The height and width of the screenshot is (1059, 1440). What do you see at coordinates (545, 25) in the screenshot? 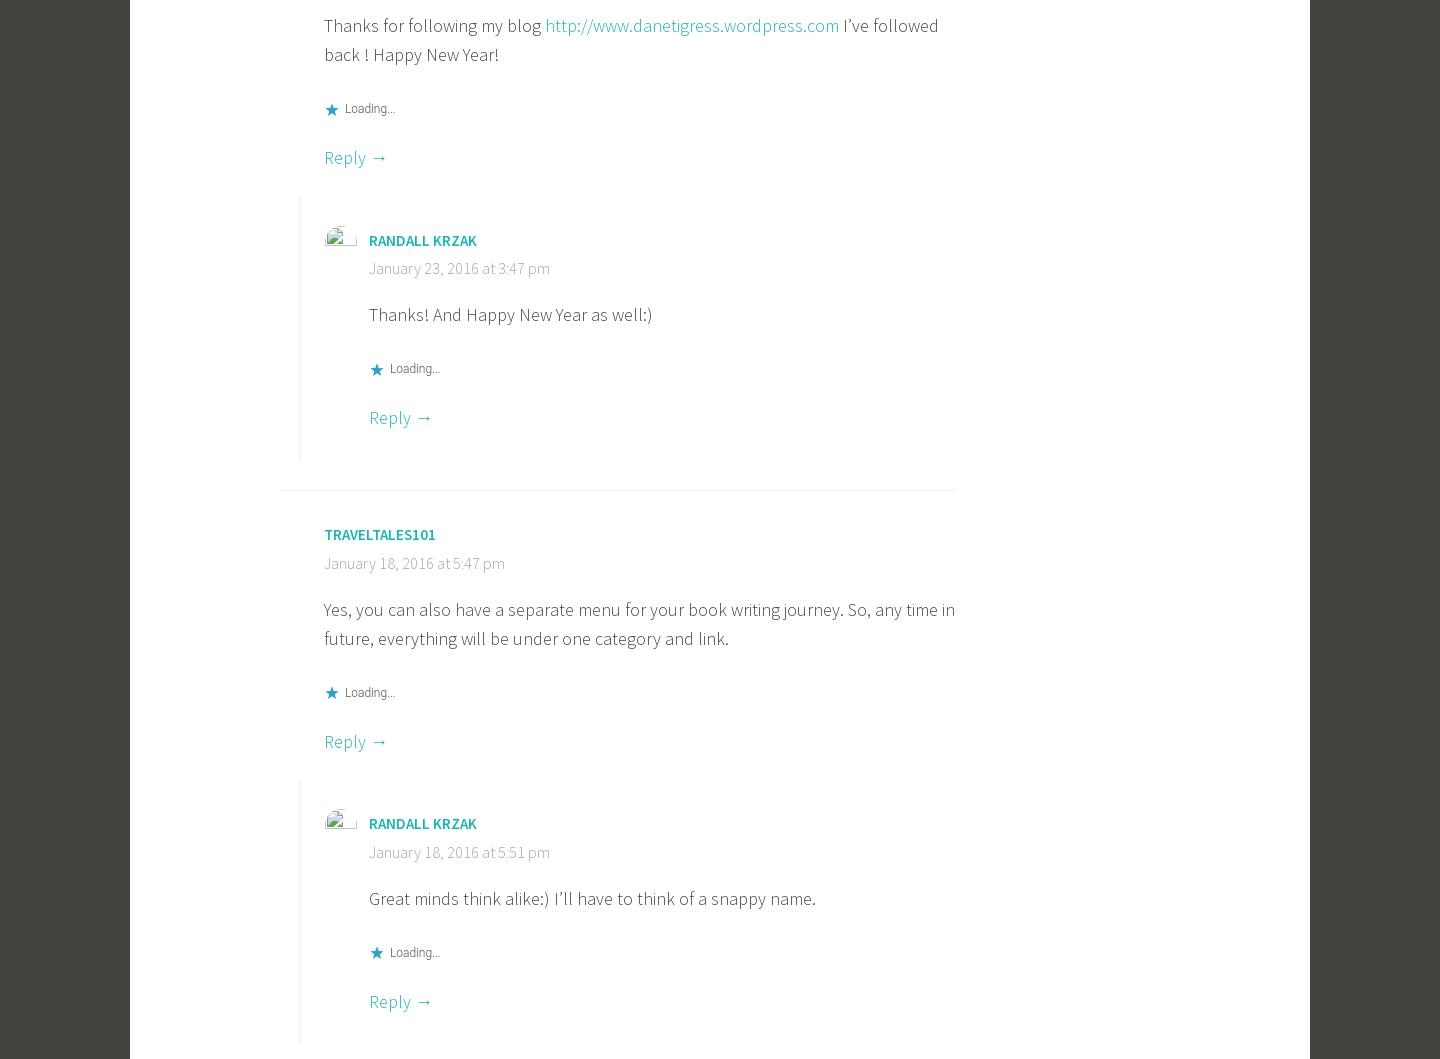
I see `'http://www.danetigress.wordpress.com'` at bounding box center [545, 25].